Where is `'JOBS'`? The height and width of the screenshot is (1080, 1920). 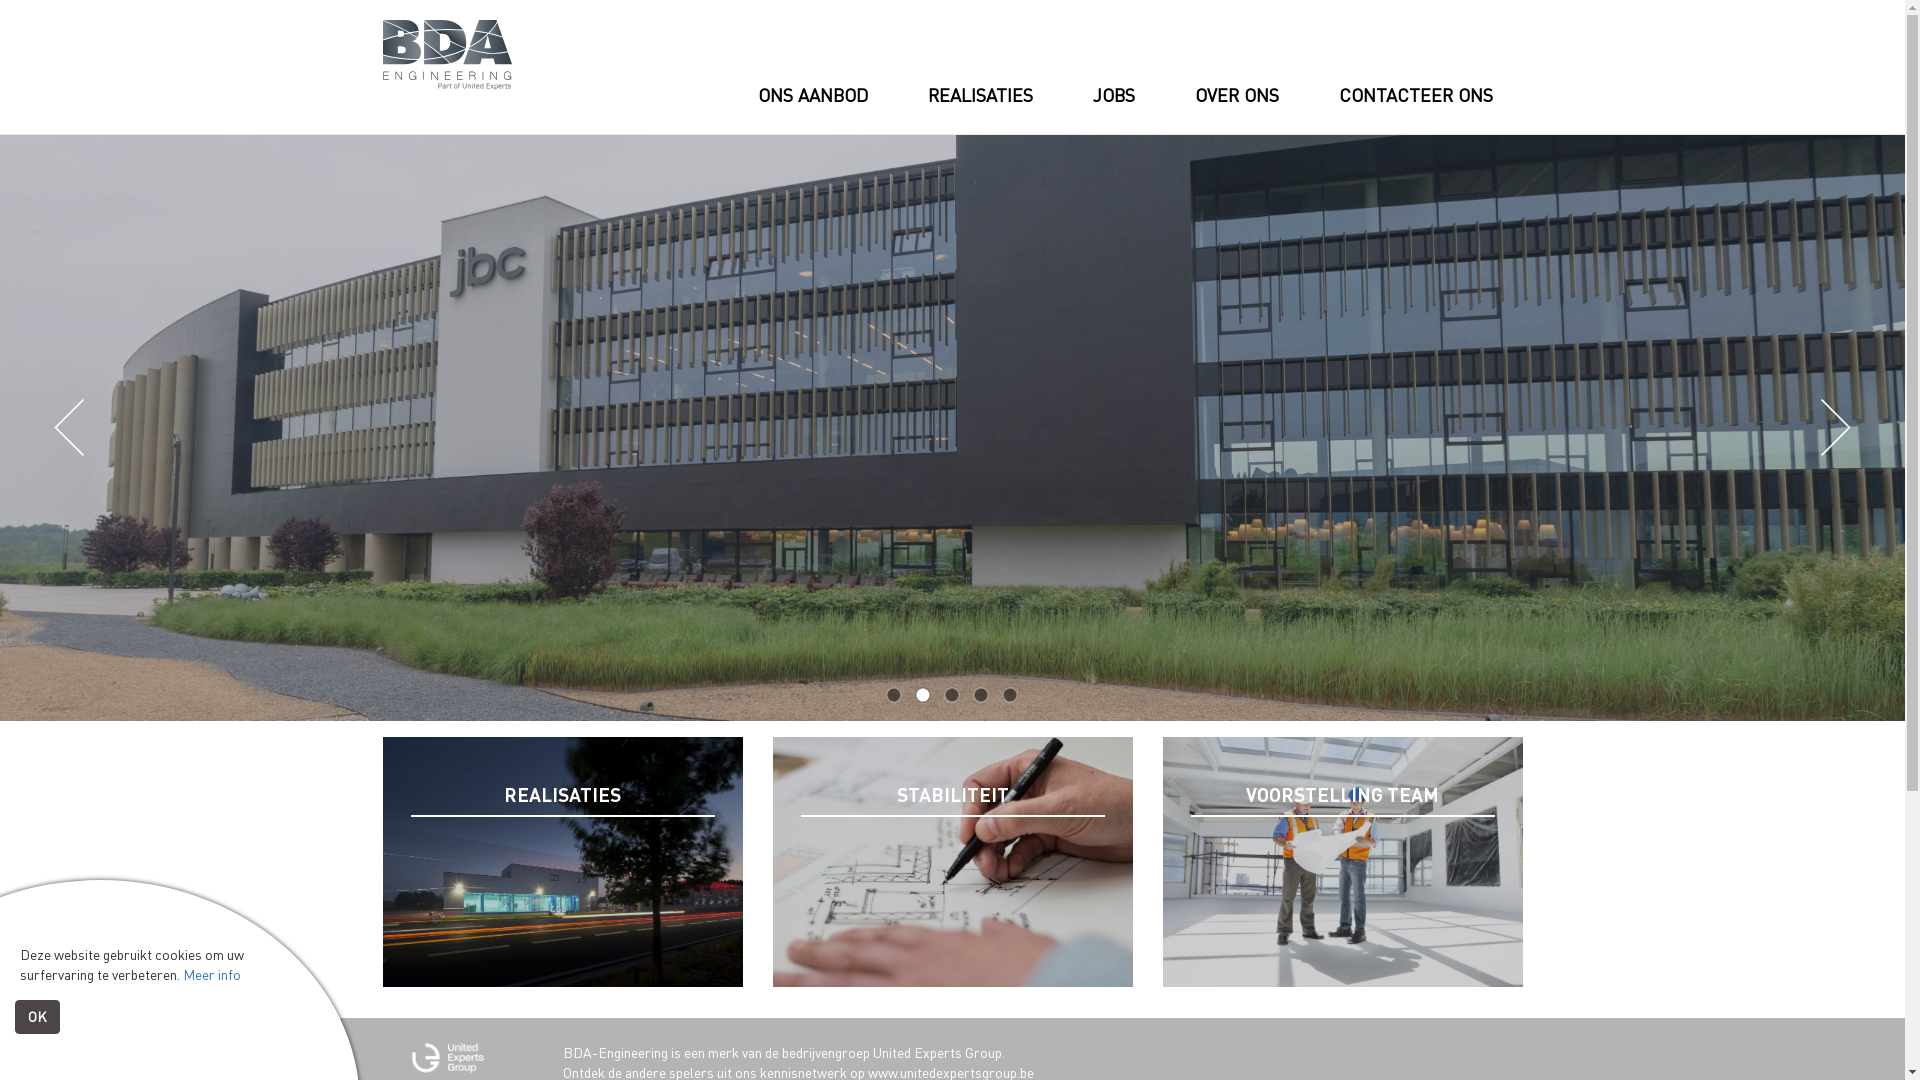
'JOBS' is located at coordinates (1112, 104).